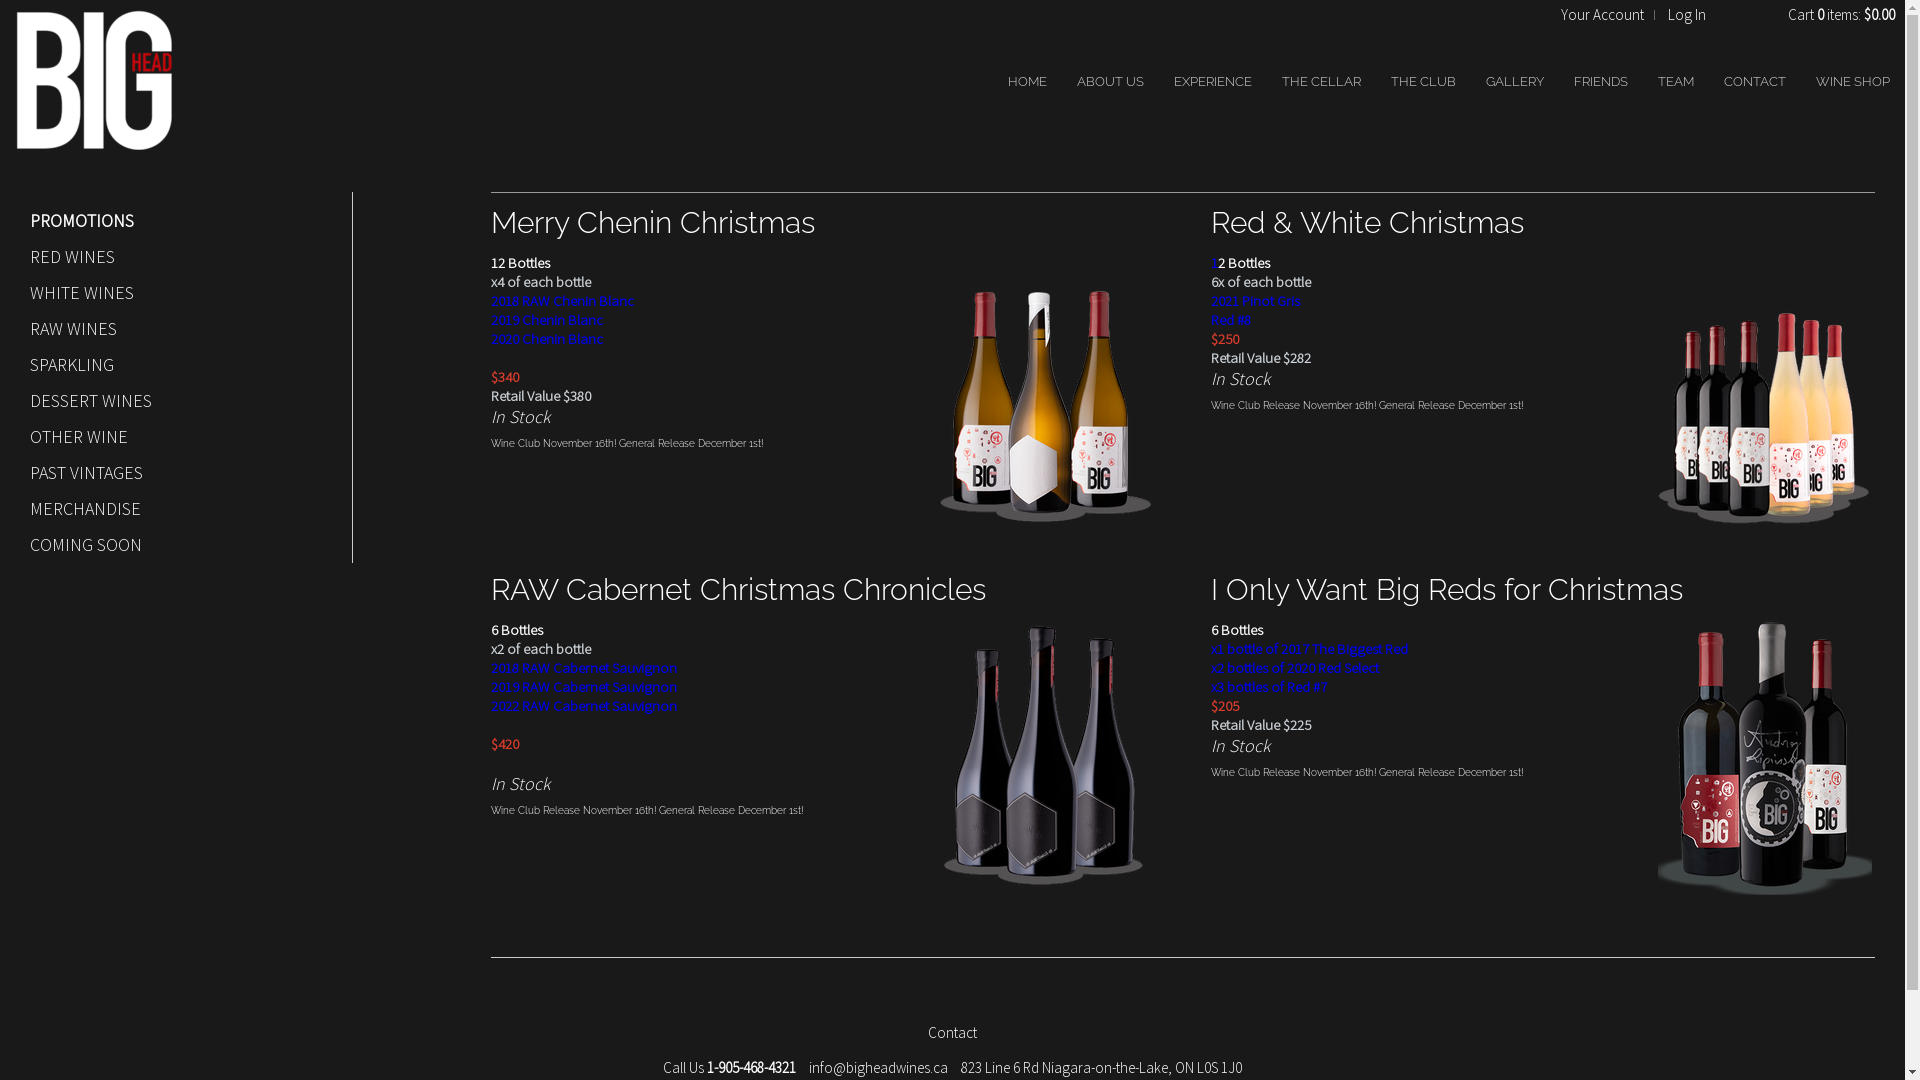 This screenshot has height=1080, width=1920. What do you see at coordinates (583, 667) in the screenshot?
I see `'2018 RAW Cabernet Sauvignon'` at bounding box center [583, 667].